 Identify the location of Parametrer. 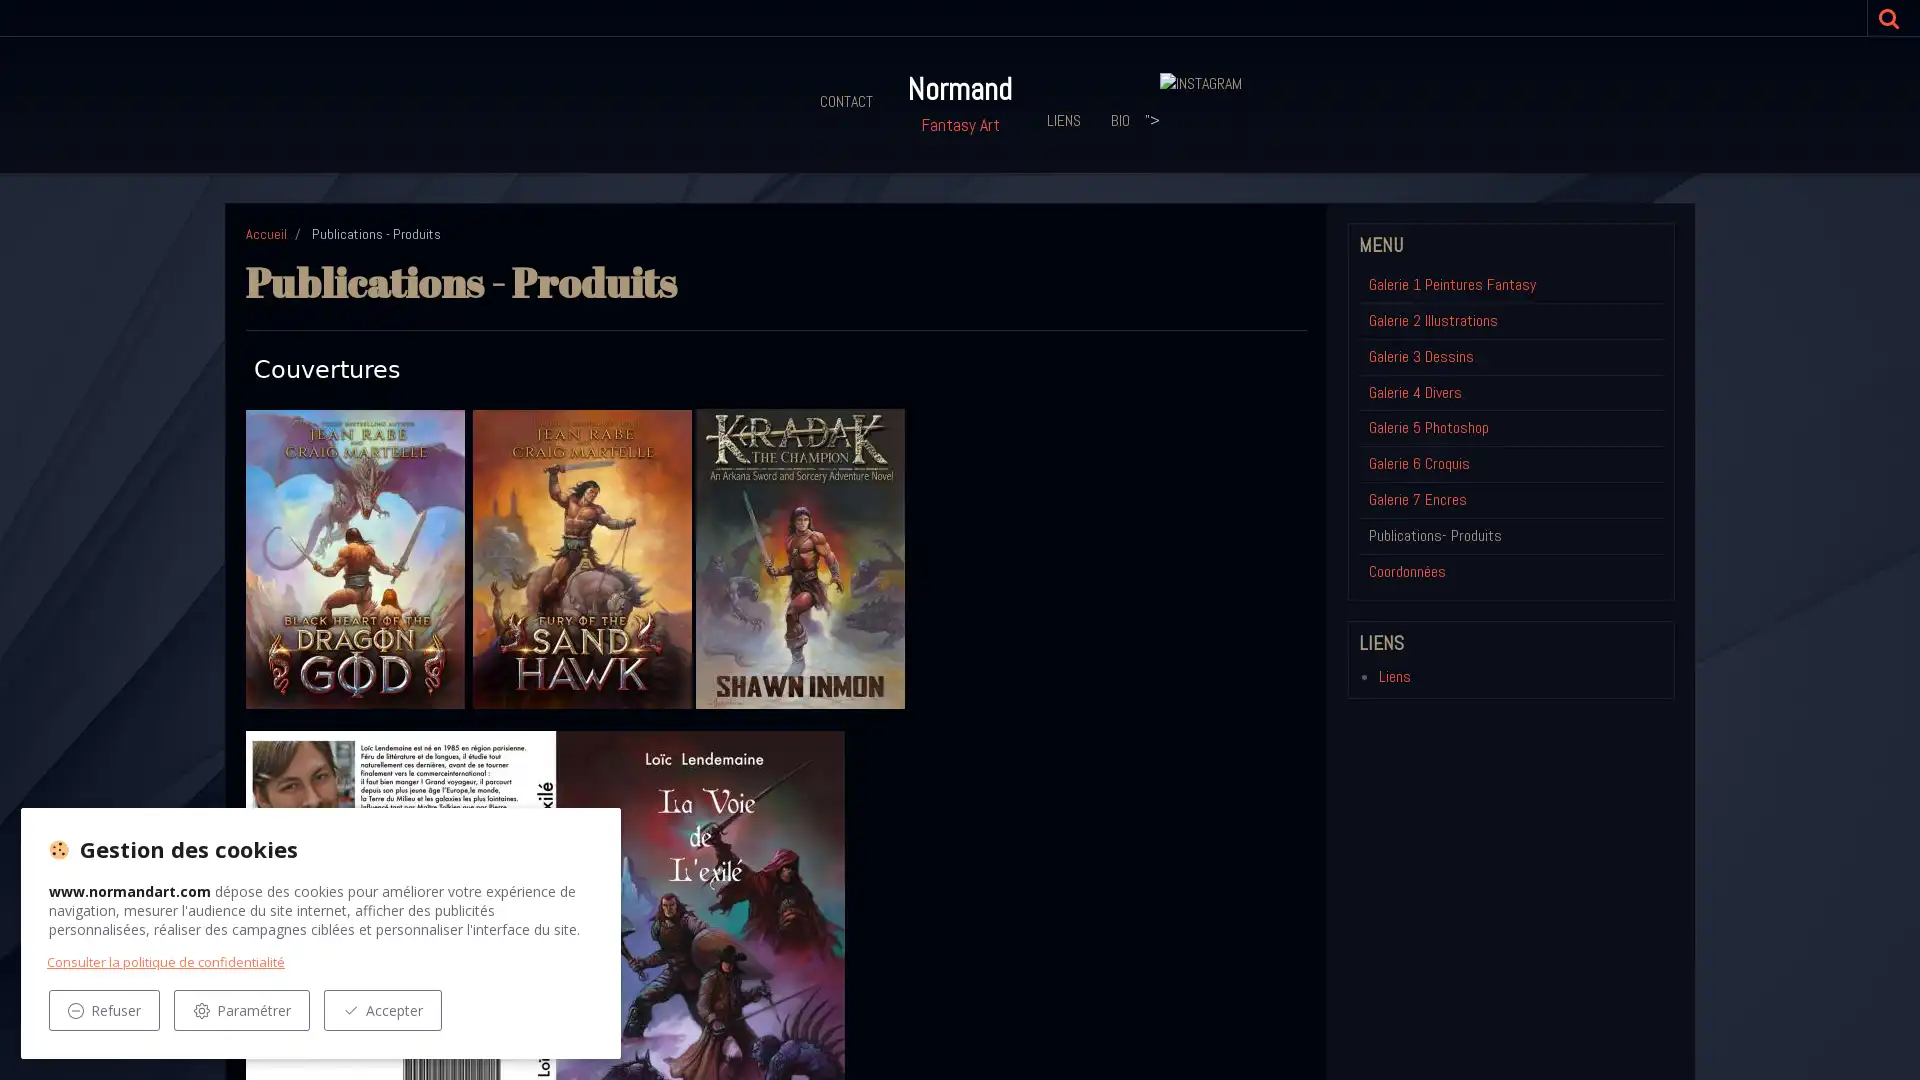
(240, 1010).